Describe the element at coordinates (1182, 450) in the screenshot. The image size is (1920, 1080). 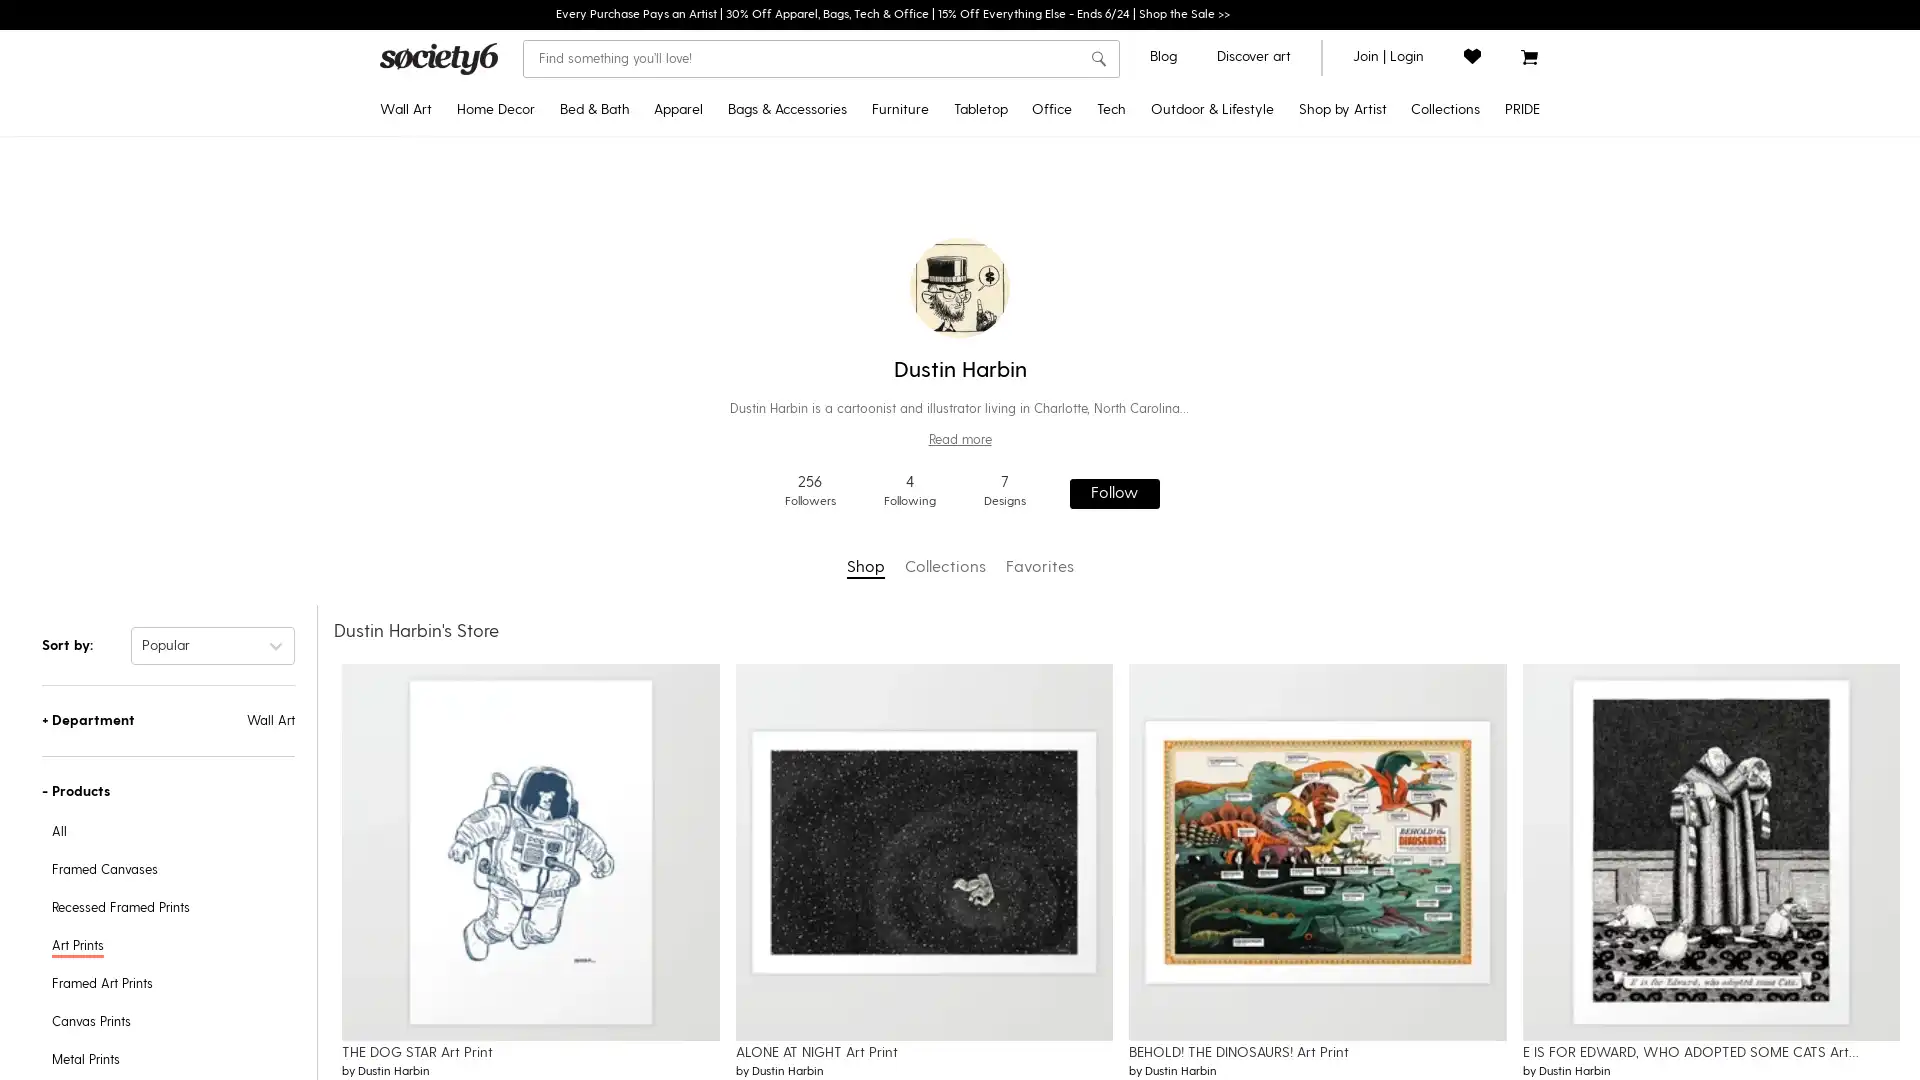
I see `Laptop Stickers` at that location.